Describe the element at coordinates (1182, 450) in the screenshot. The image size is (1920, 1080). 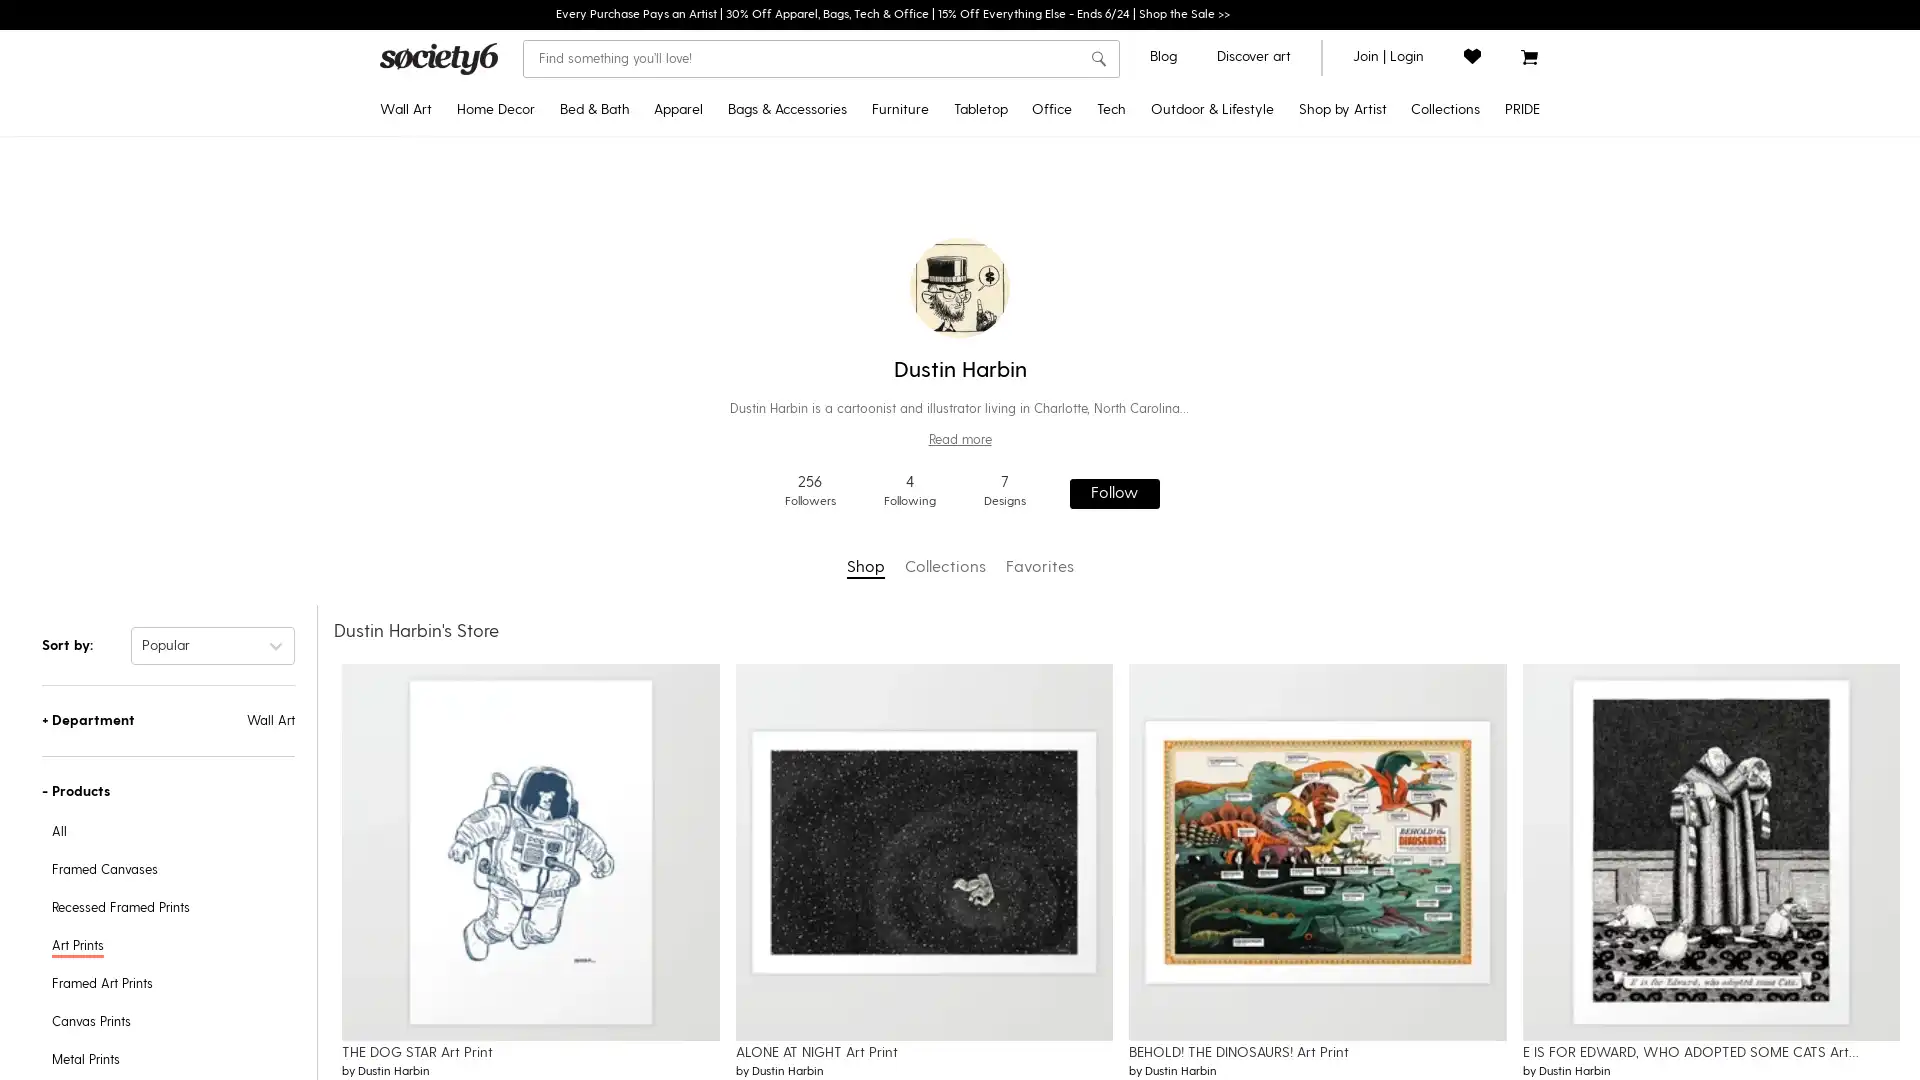
I see `Laptop Stickers` at that location.